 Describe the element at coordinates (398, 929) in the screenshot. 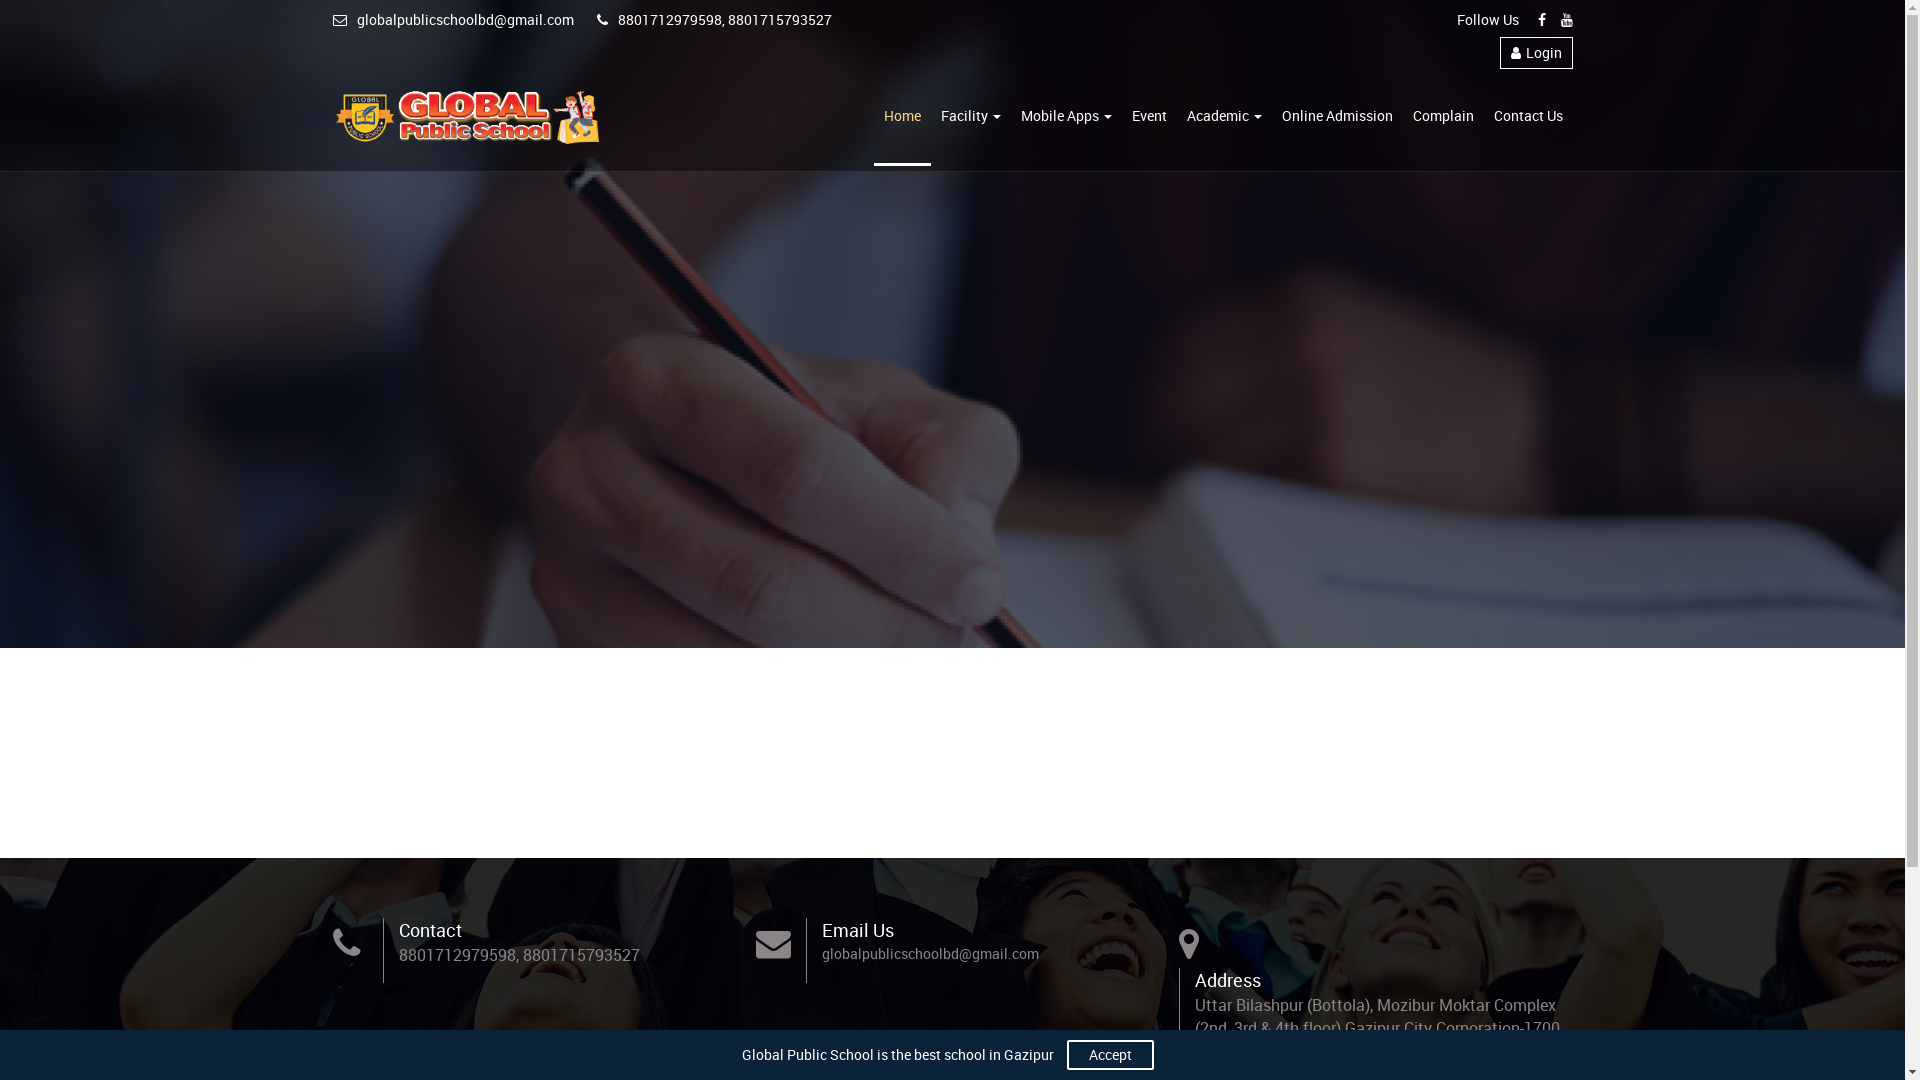

I see `'Contact'` at that location.